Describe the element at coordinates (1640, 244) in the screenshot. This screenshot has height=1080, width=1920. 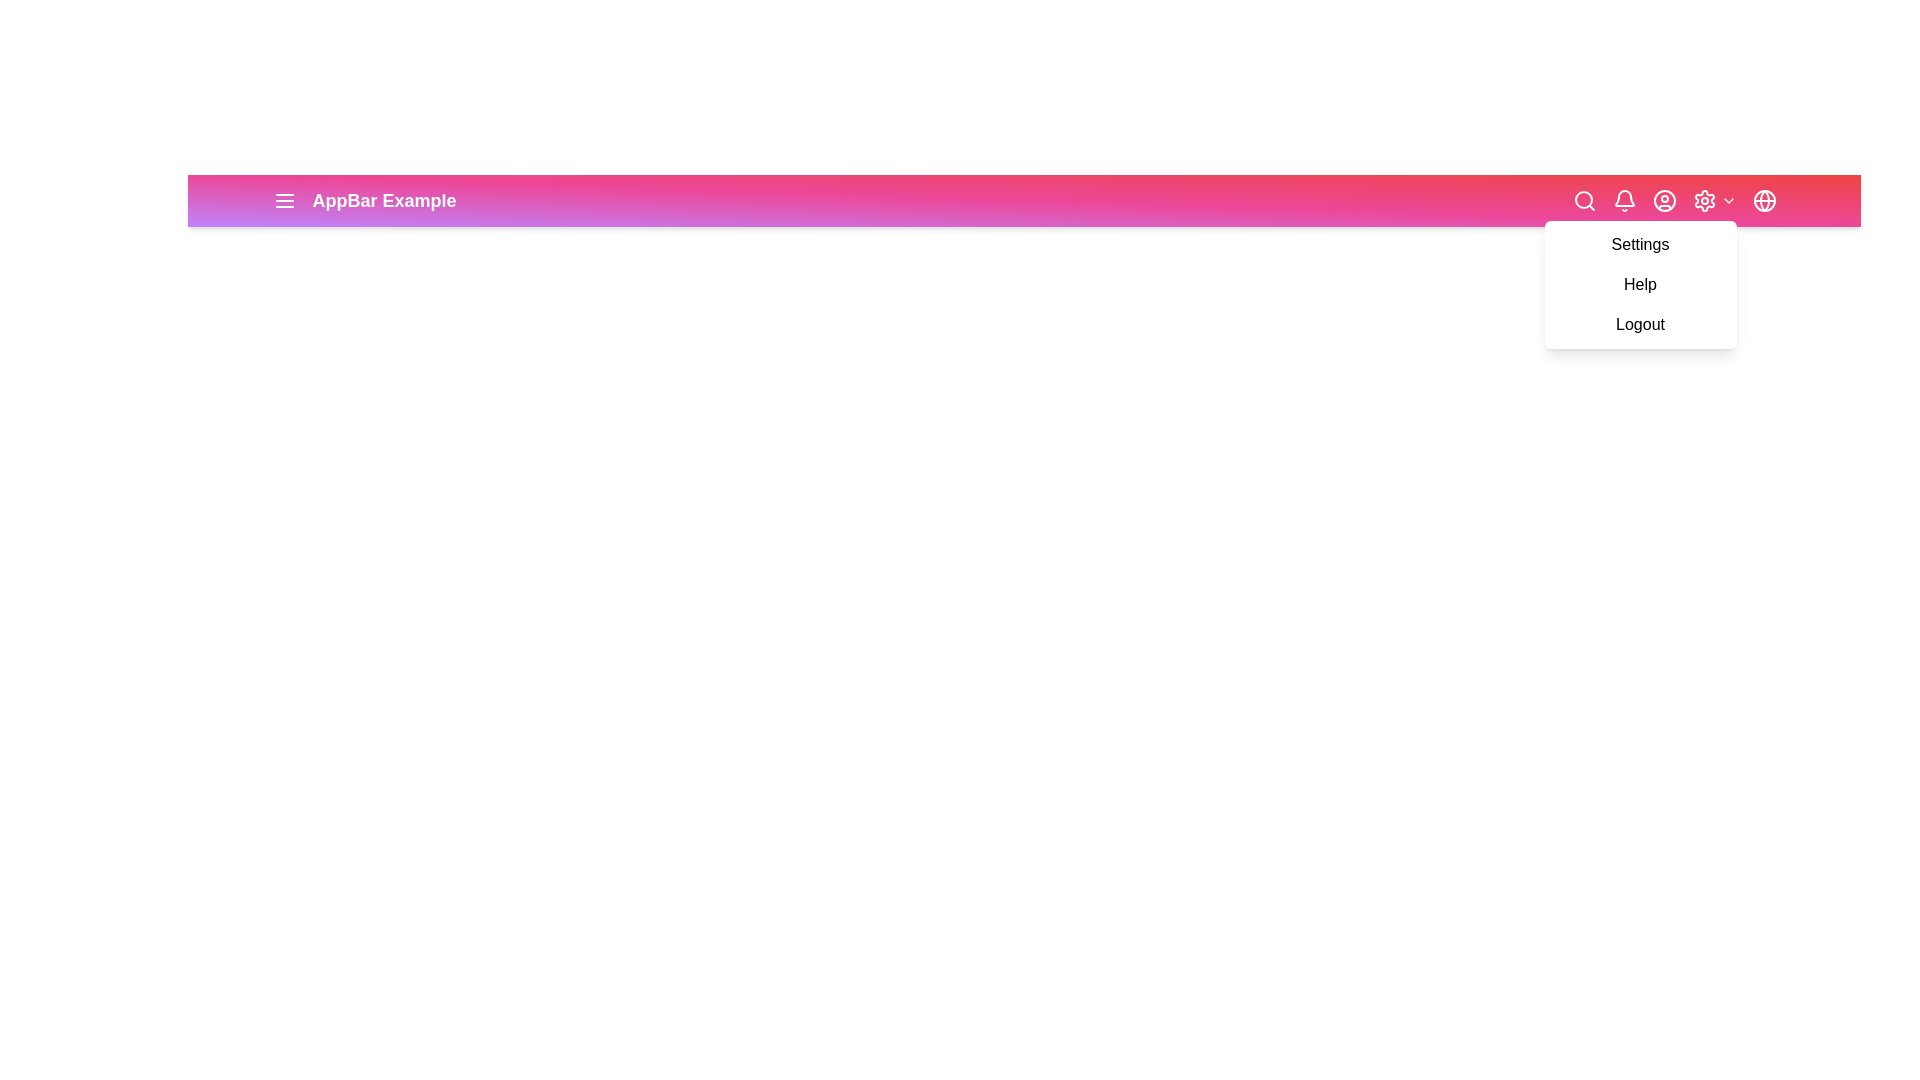
I see `the Settings from the settings dropdown` at that location.